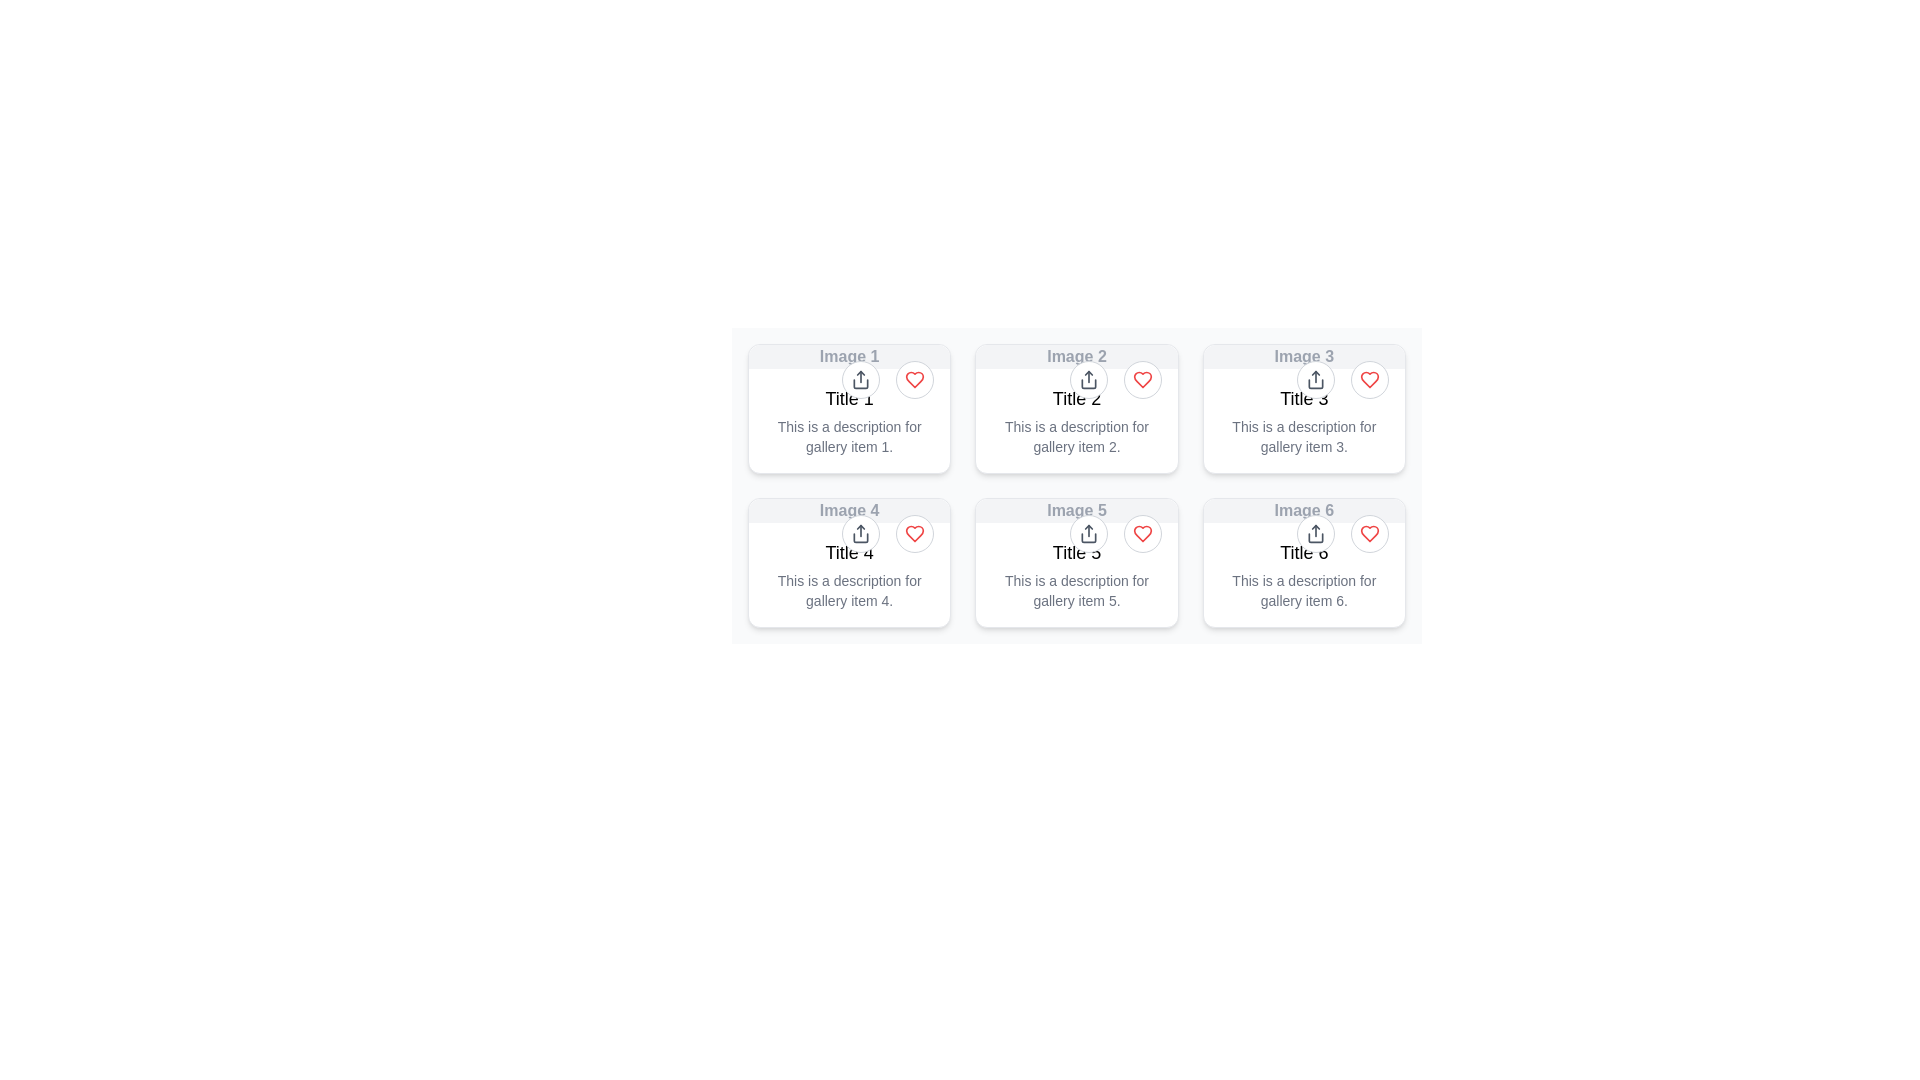 The width and height of the screenshot is (1920, 1080). I want to click on the circular button with a white background and red heart icon in the top-right corner of the 'Image 1' gallery item, so click(914, 380).